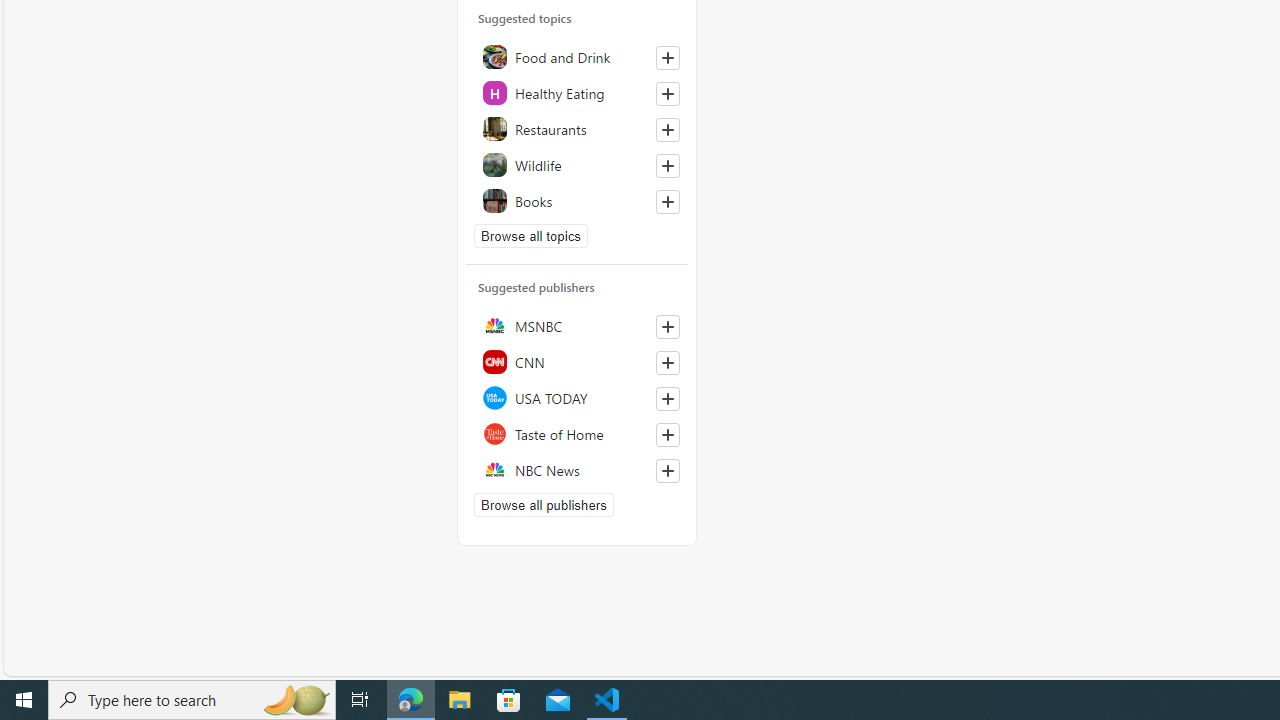 The height and width of the screenshot is (720, 1280). Describe the element at coordinates (576, 324) in the screenshot. I see `'MSNBC'` at that location.